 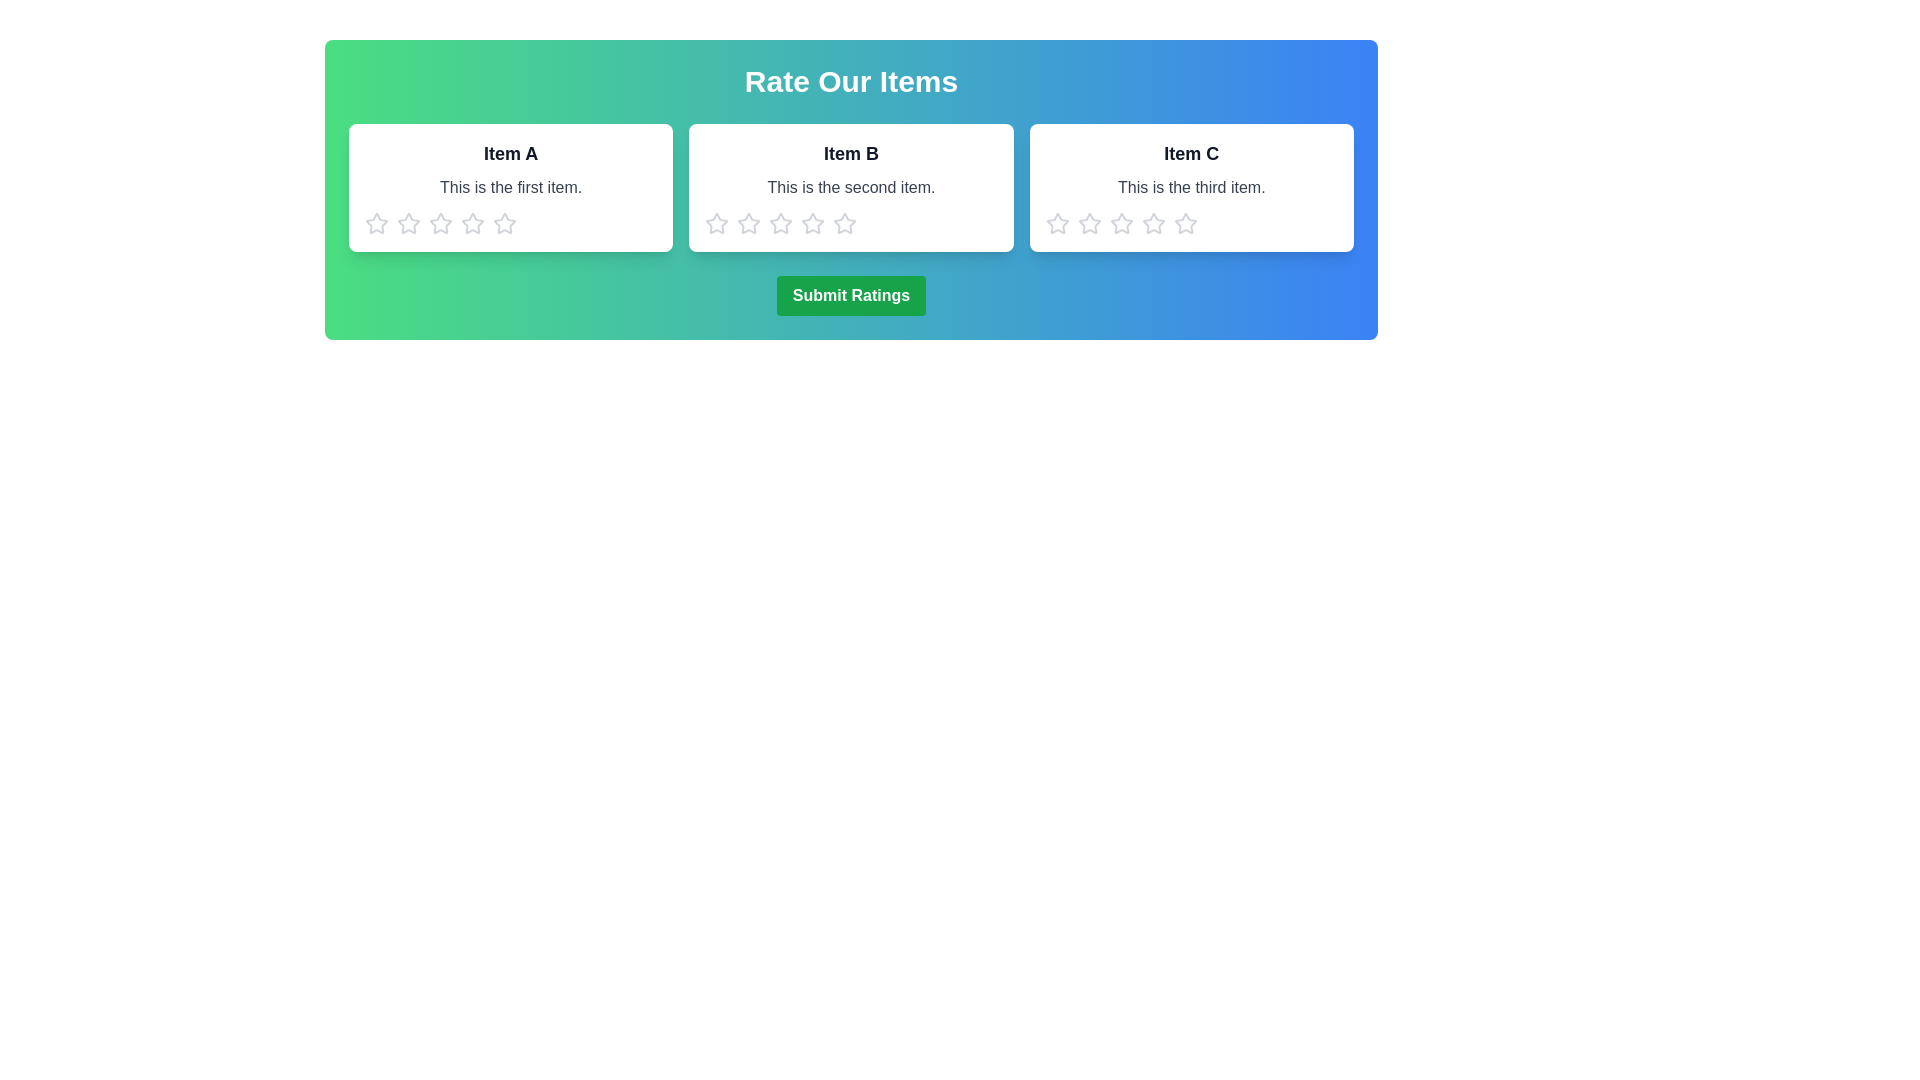 I want to click on the star corresponding to 3 to preview the rating, so click(x=440, y=223).